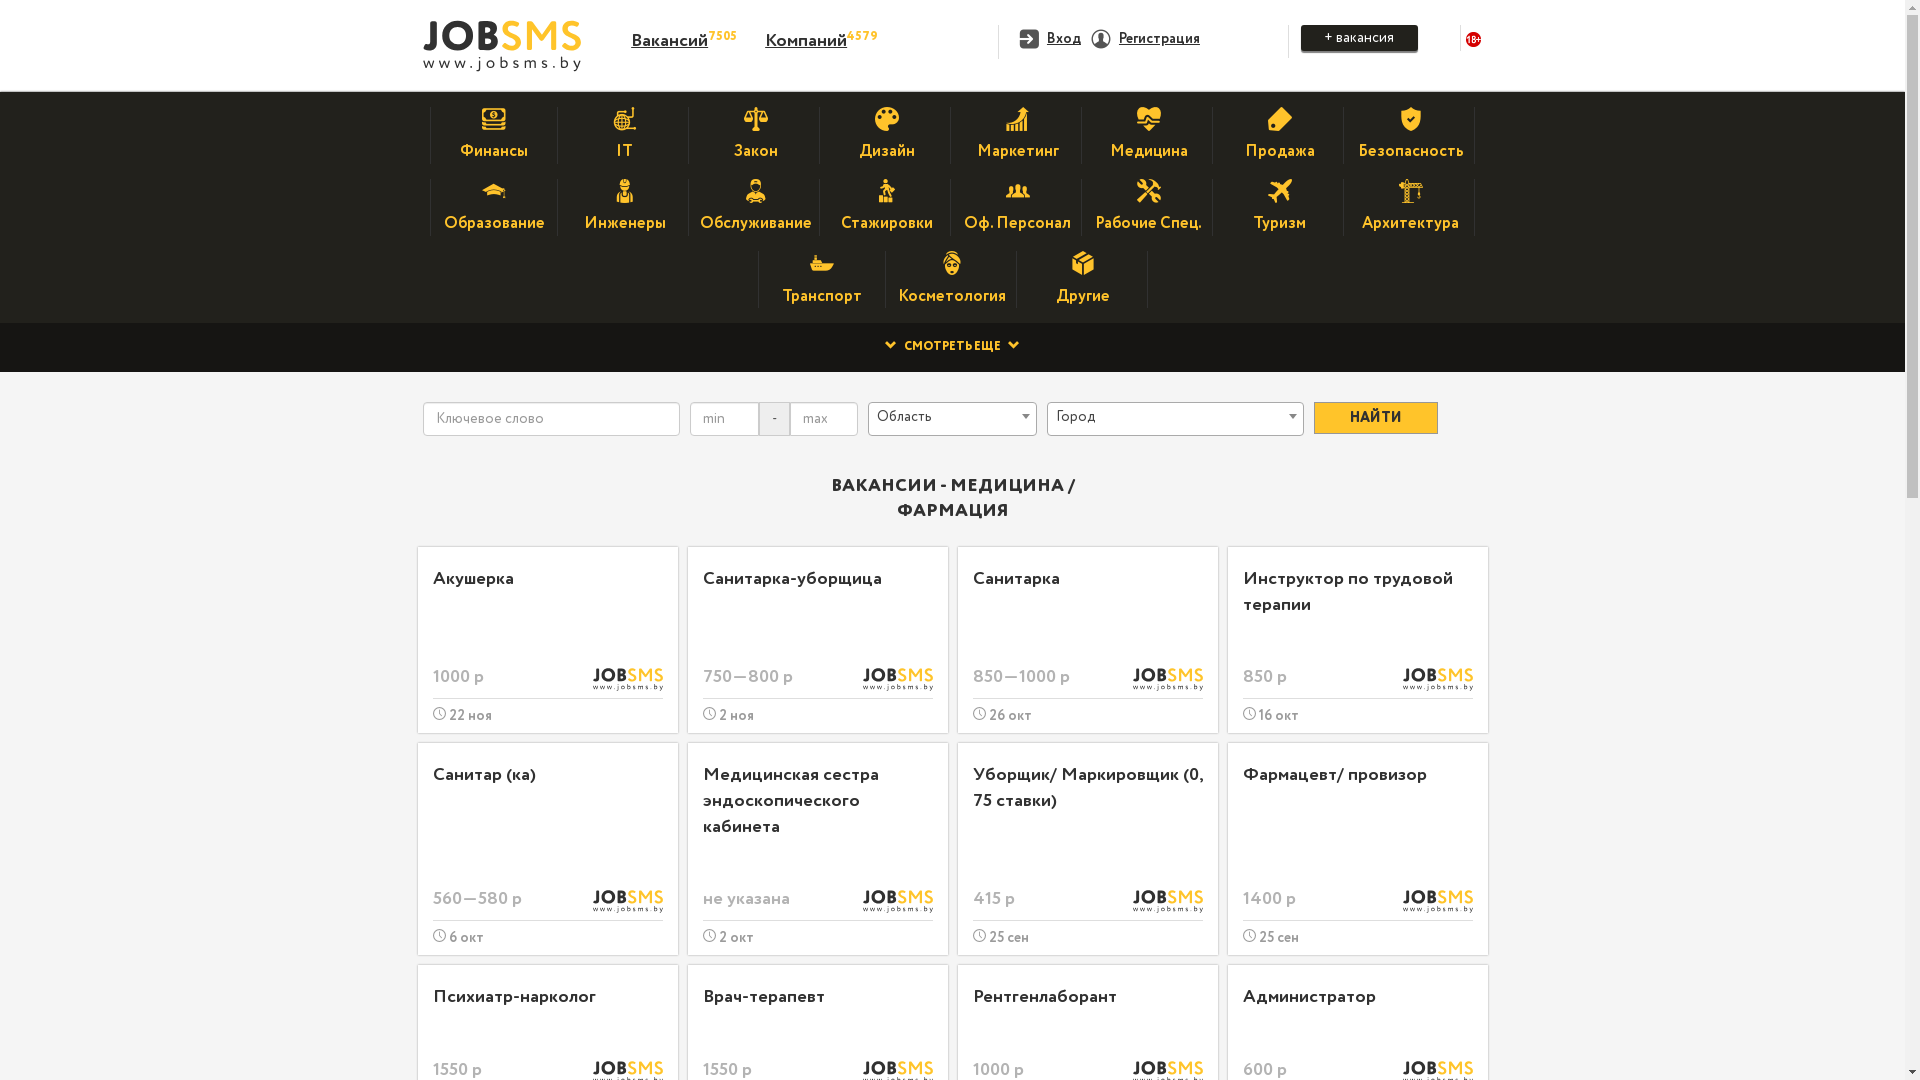 Image resolution: width=1920 pixels, height=1080 pixels. Describe the element at coordinates (623, 140) in the screenshot. I see `'IT'` at that location.